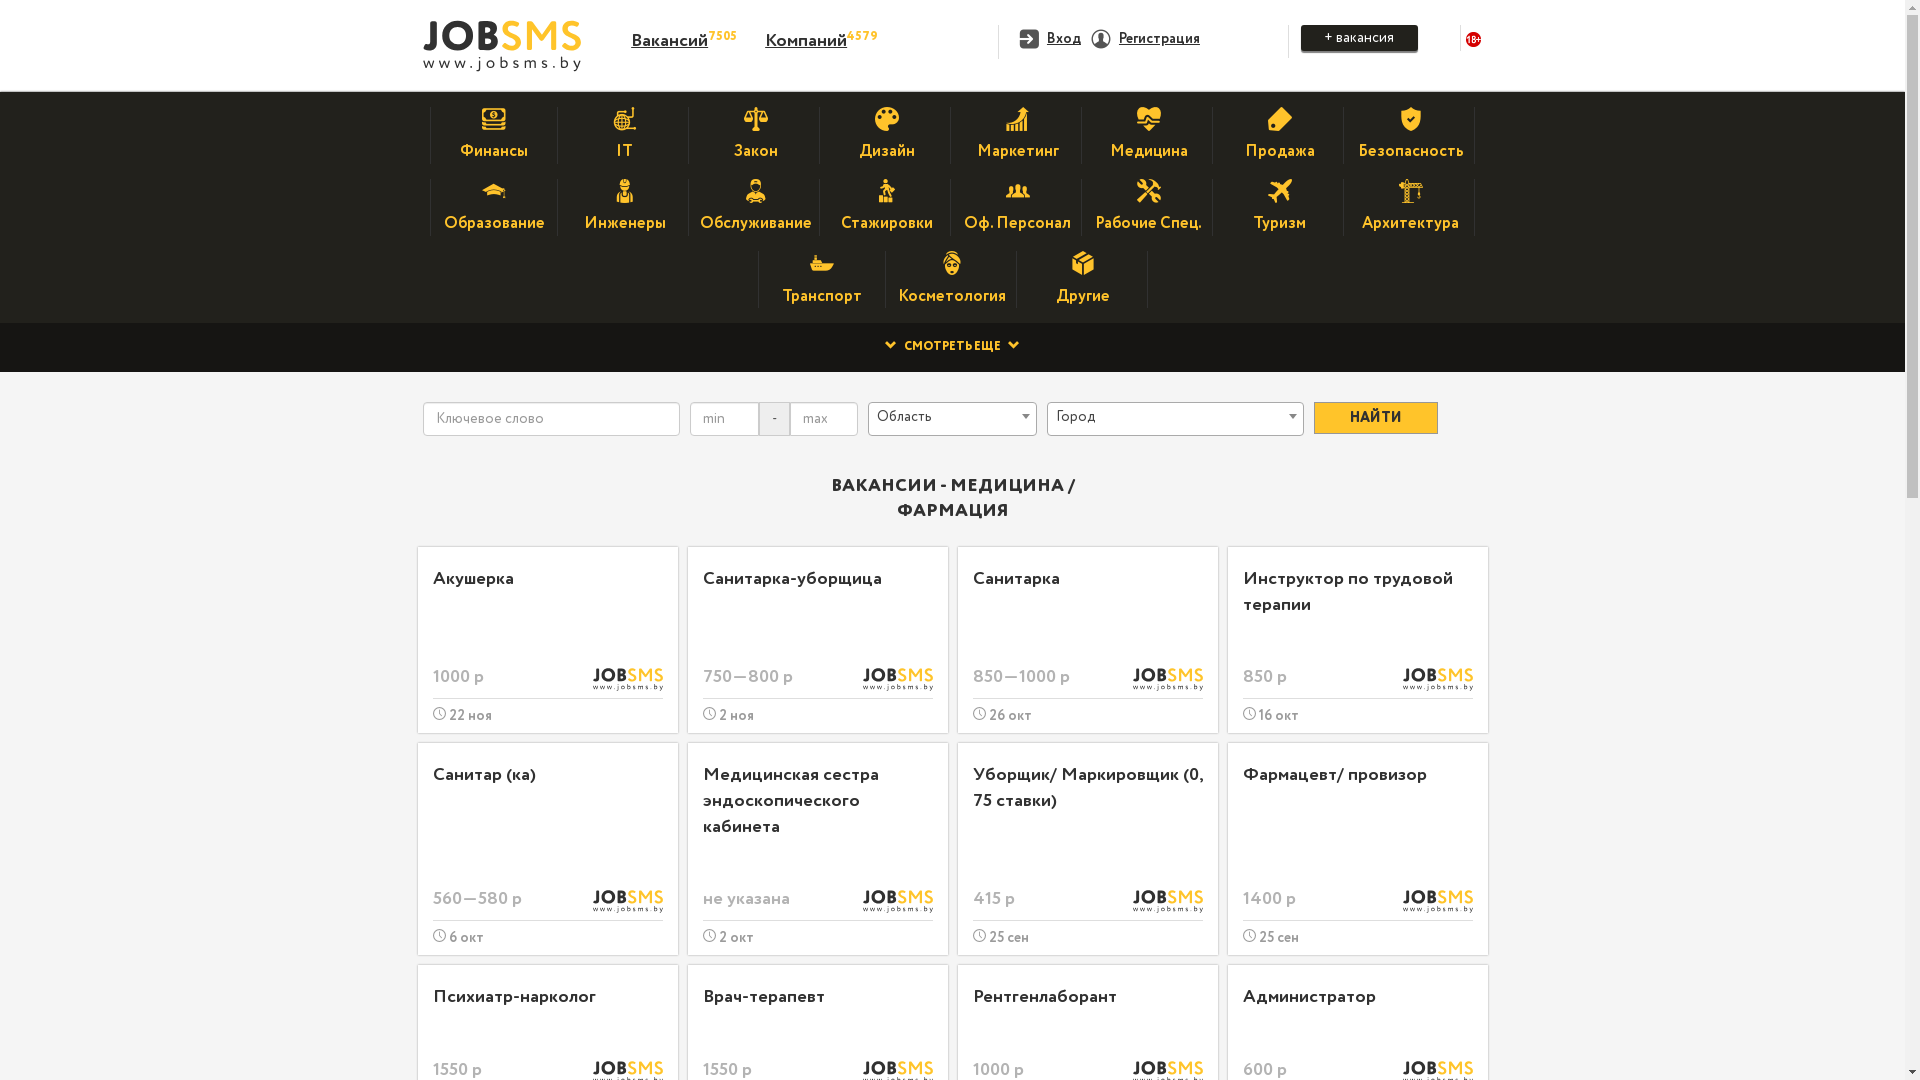 Image resolution: width=1920 pixels, height=1080 pixels. Describe the element at coordinates (623, 140) in the screenshot. I see `'IT'` at that location.